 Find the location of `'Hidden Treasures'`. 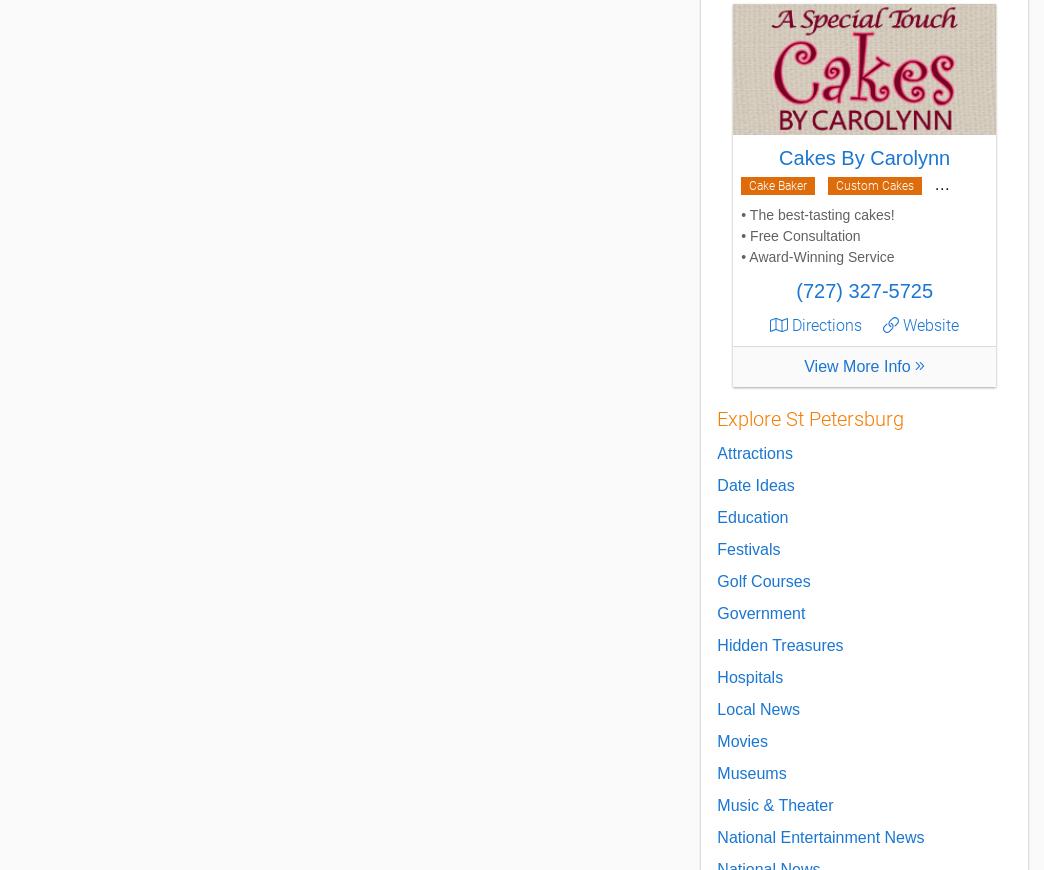

'Hidden Treasures' is located at coordinates (779, 644).